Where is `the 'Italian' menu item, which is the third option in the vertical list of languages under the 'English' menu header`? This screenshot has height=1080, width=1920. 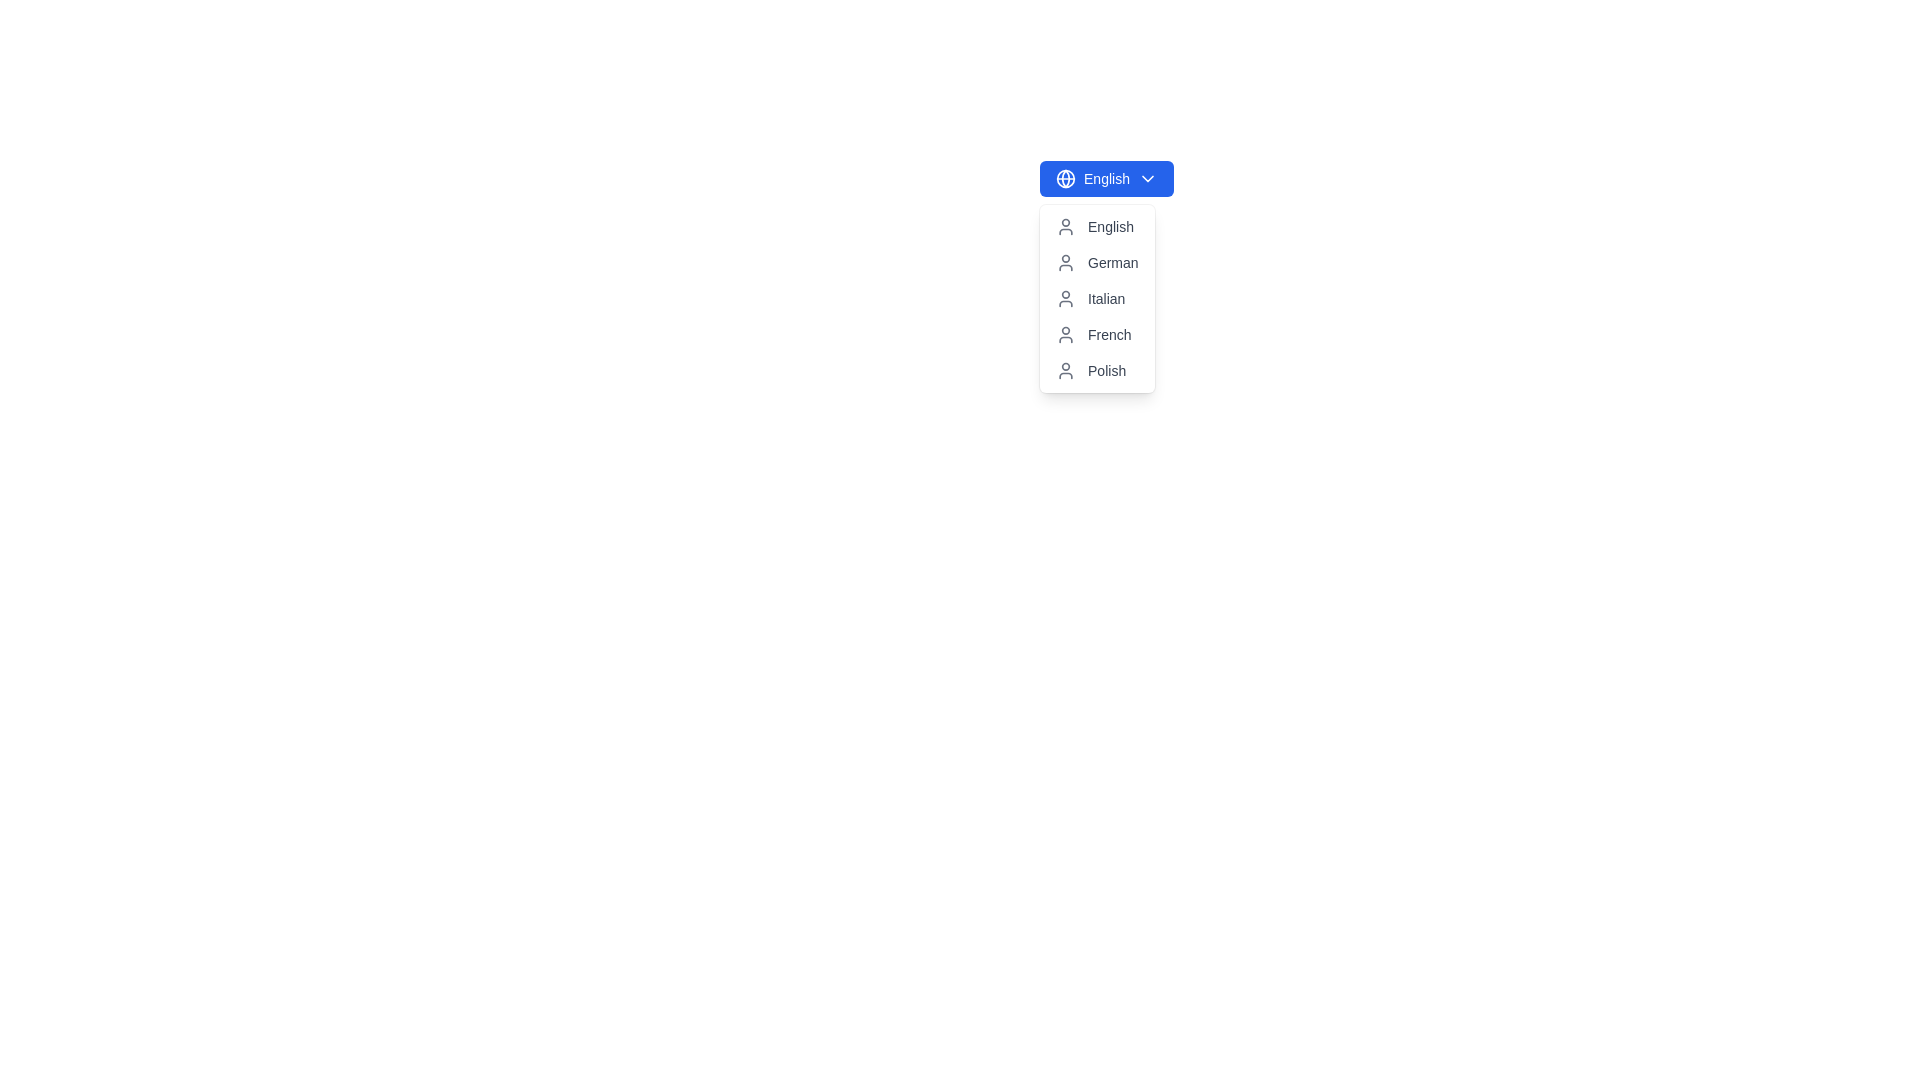
the 'Italian' menu item, which is the third option in the vertical list of languages under the 'English' menu header is located at coordinates (1096, 299).